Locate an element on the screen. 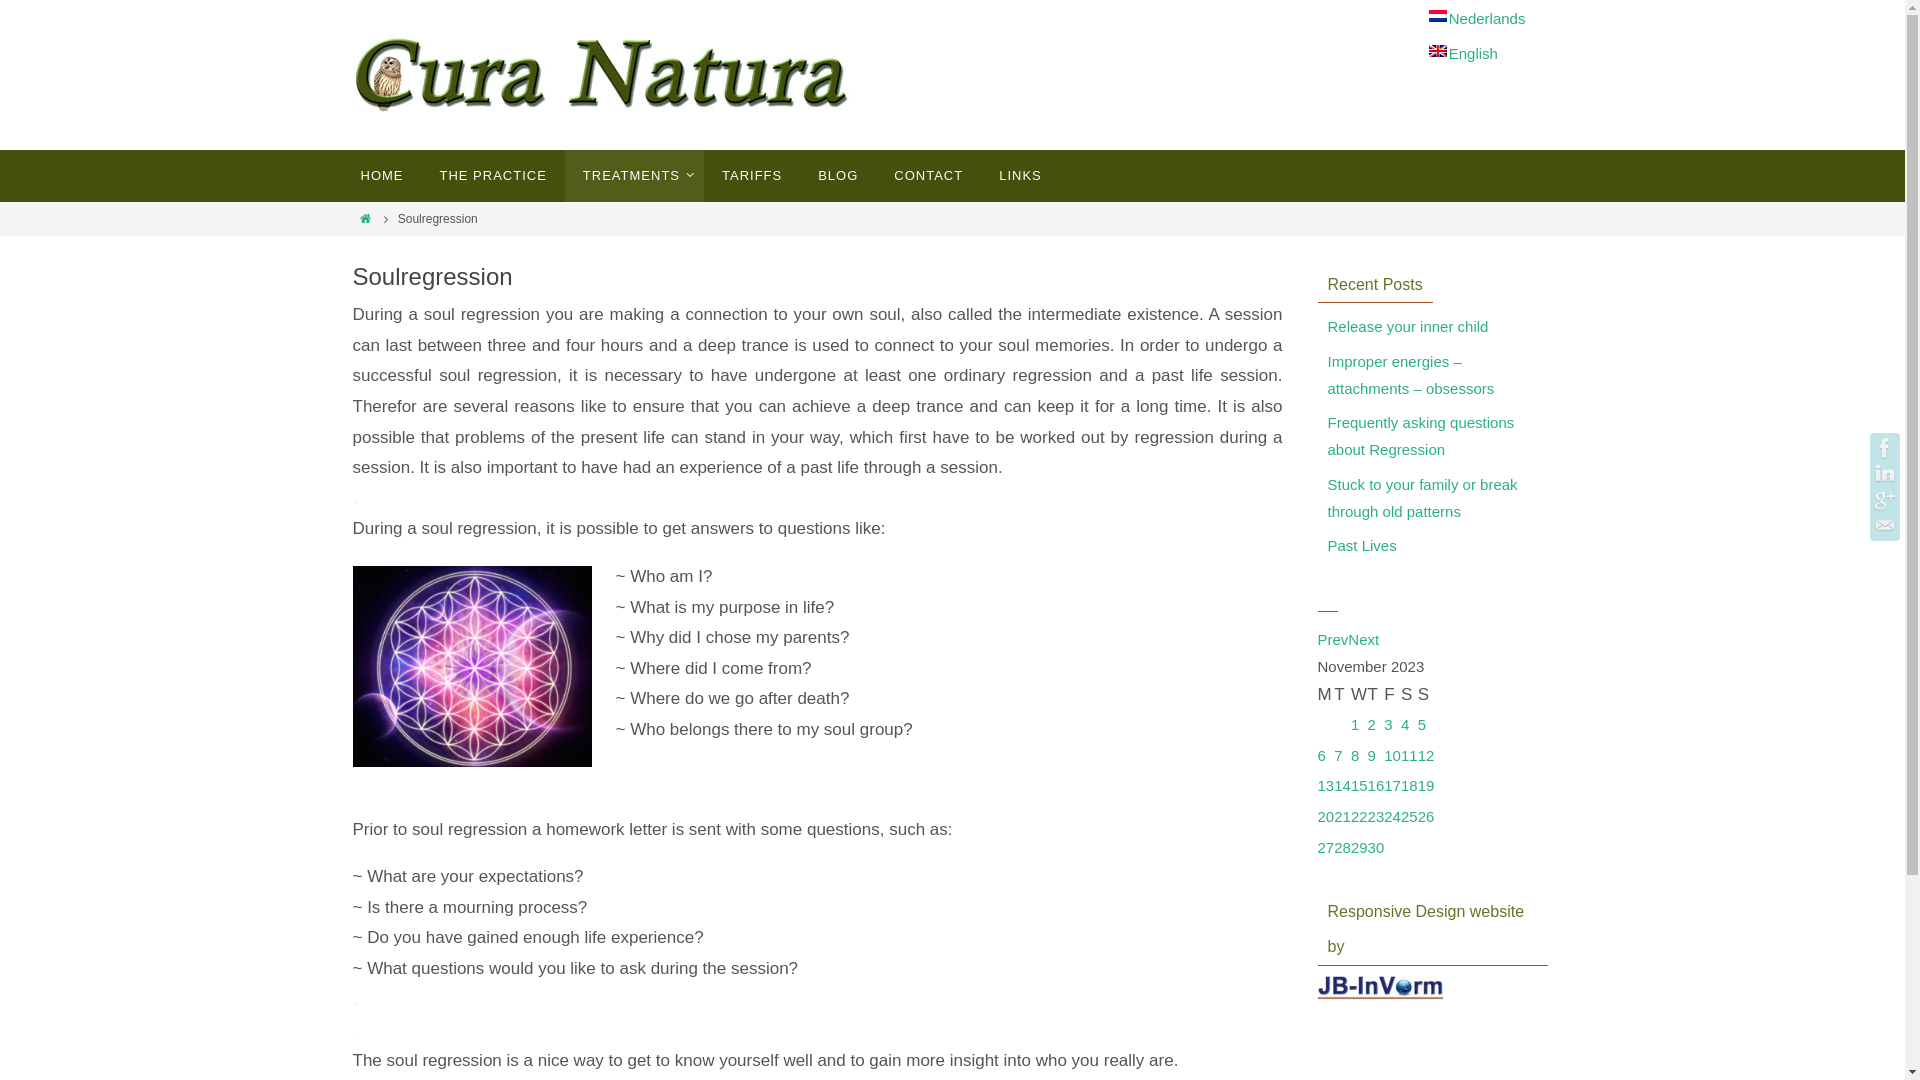 The width and height of the screenshot is (1920, 1080). '10' is located at coordinates (1391, 756).